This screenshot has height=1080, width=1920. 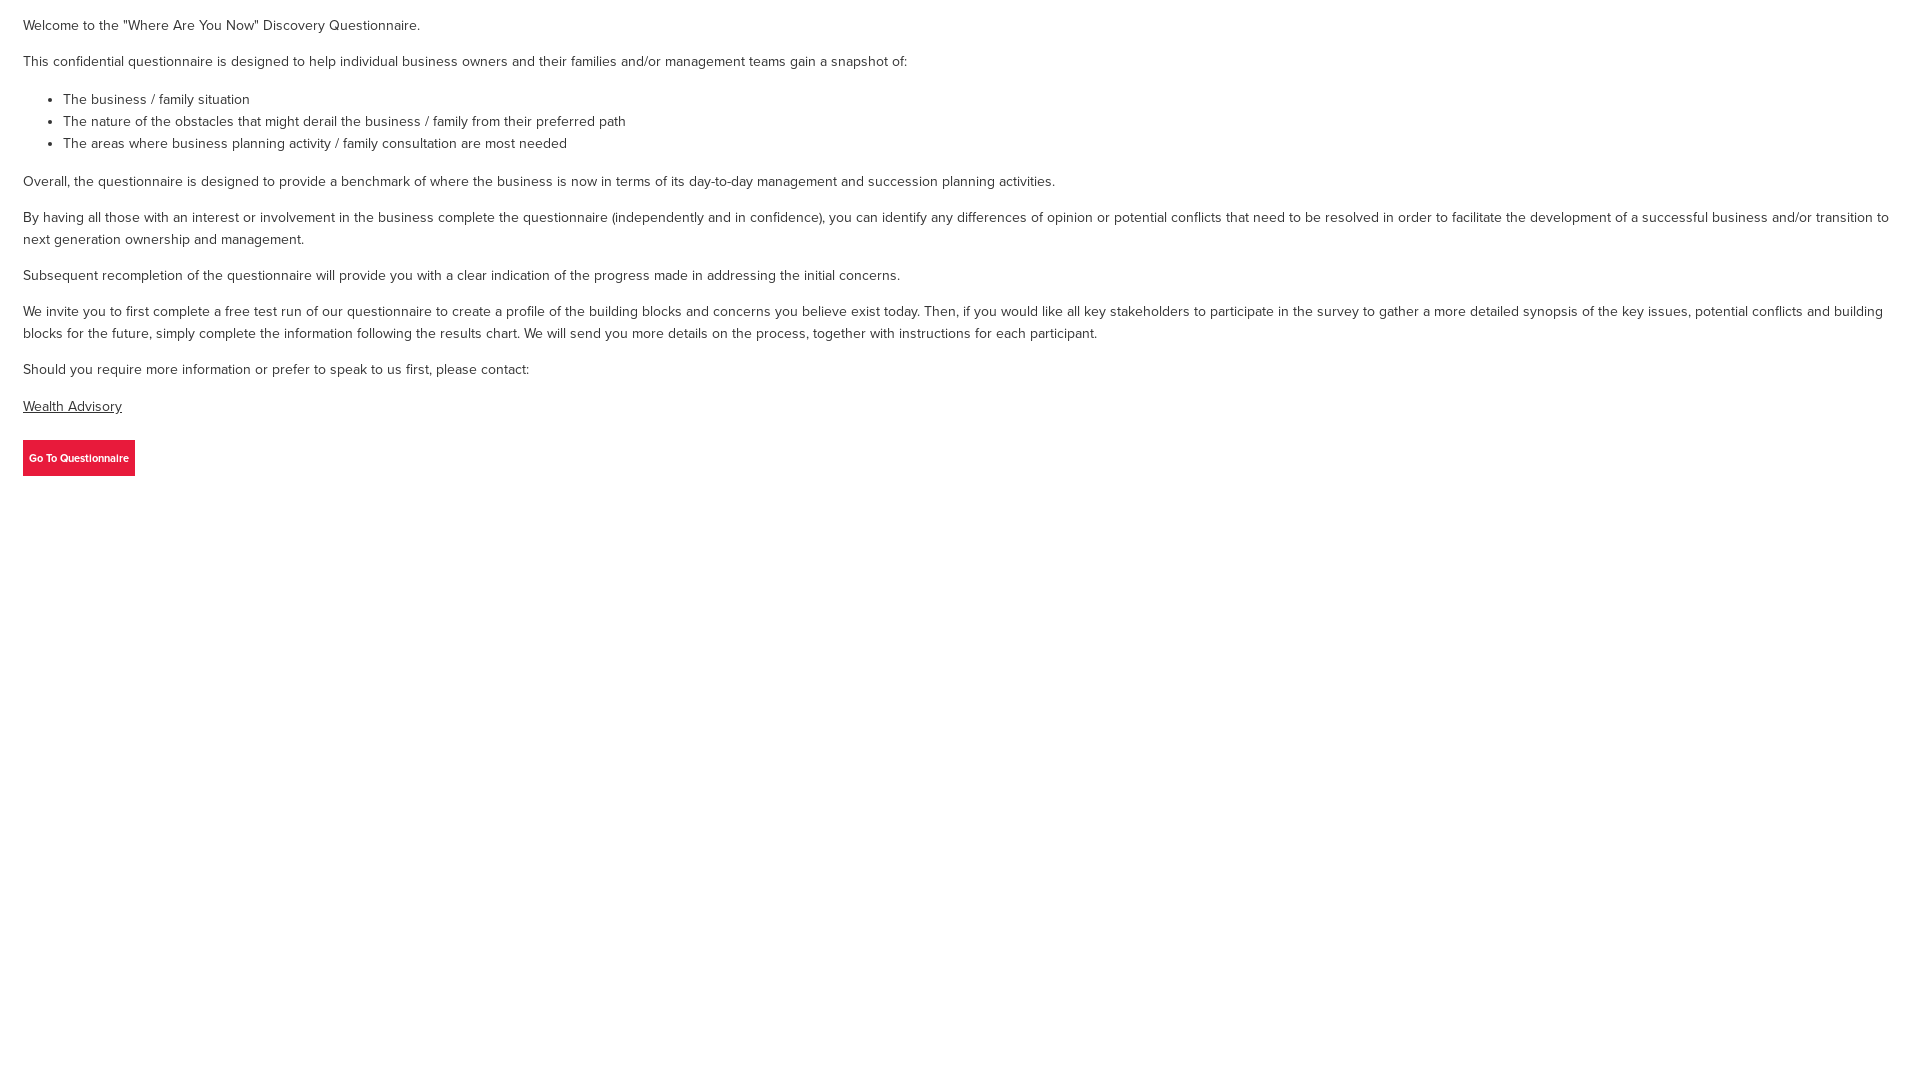 What do you see at coordinates (78, 458) in the screenshot?
I see `'Go To Questionnaire'` at bounding box center [78, 458].